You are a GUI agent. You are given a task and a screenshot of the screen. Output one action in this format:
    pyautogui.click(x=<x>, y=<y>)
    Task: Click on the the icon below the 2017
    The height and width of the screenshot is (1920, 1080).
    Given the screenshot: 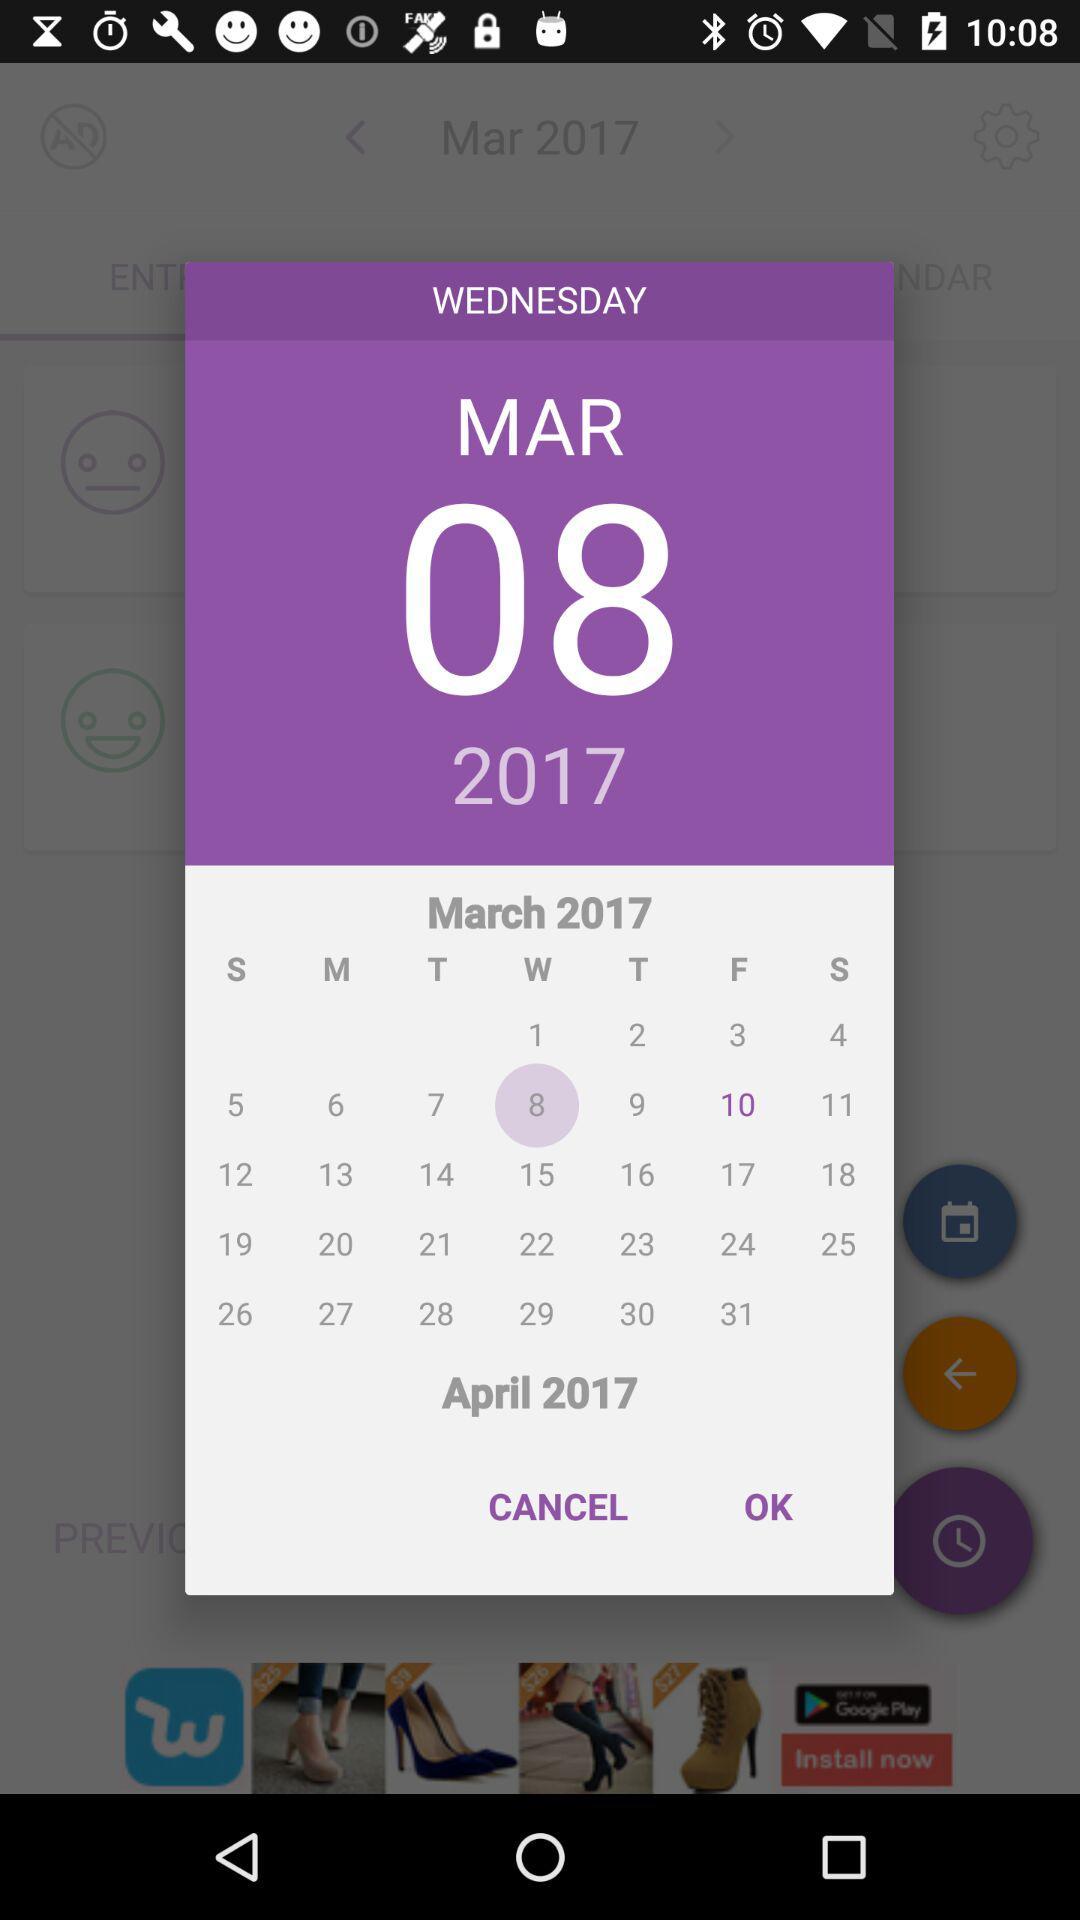 What is the action you would take?
    pyautogui.click(x=538, y=1104)
    